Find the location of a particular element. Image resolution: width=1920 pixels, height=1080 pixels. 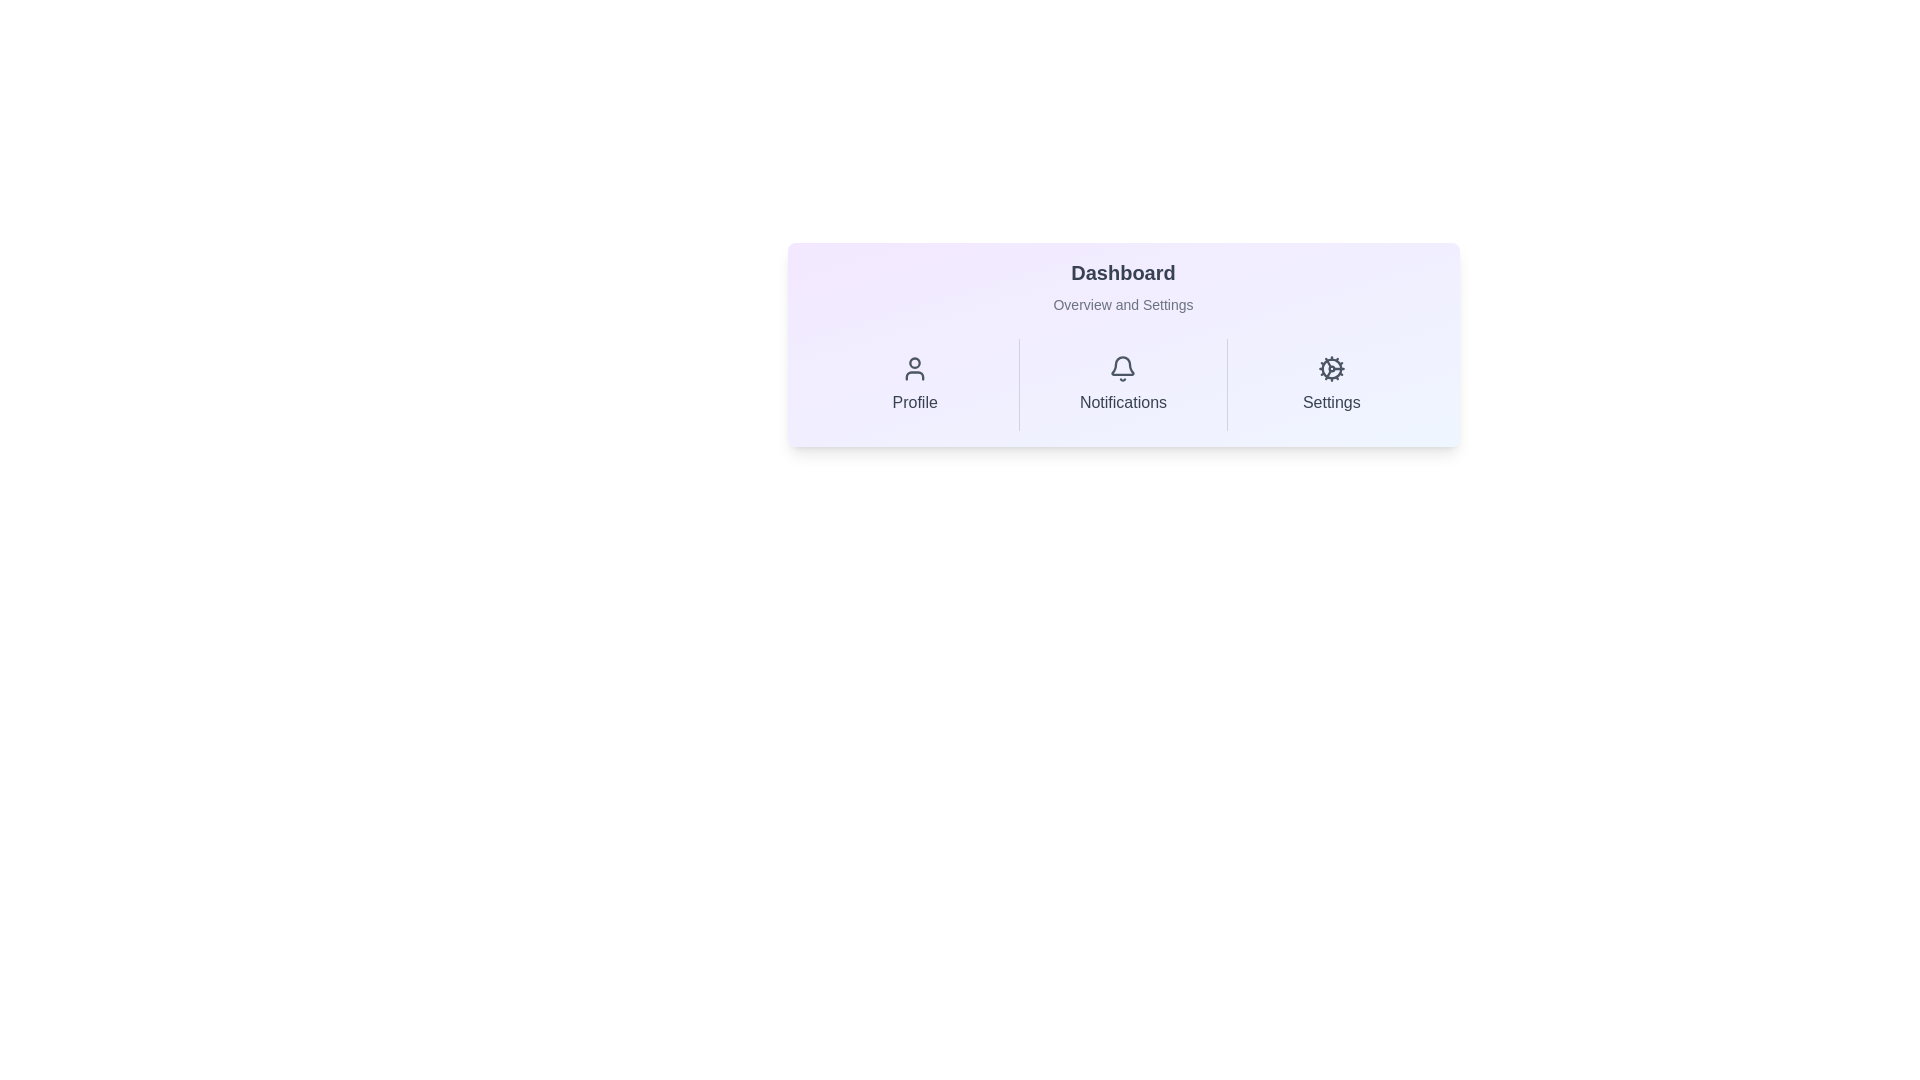

'Settings' label located to the right of 'Profile' and 'Notifications' in the settings section, which indicates the associated configuration options is located at coordinates (1331, 402).